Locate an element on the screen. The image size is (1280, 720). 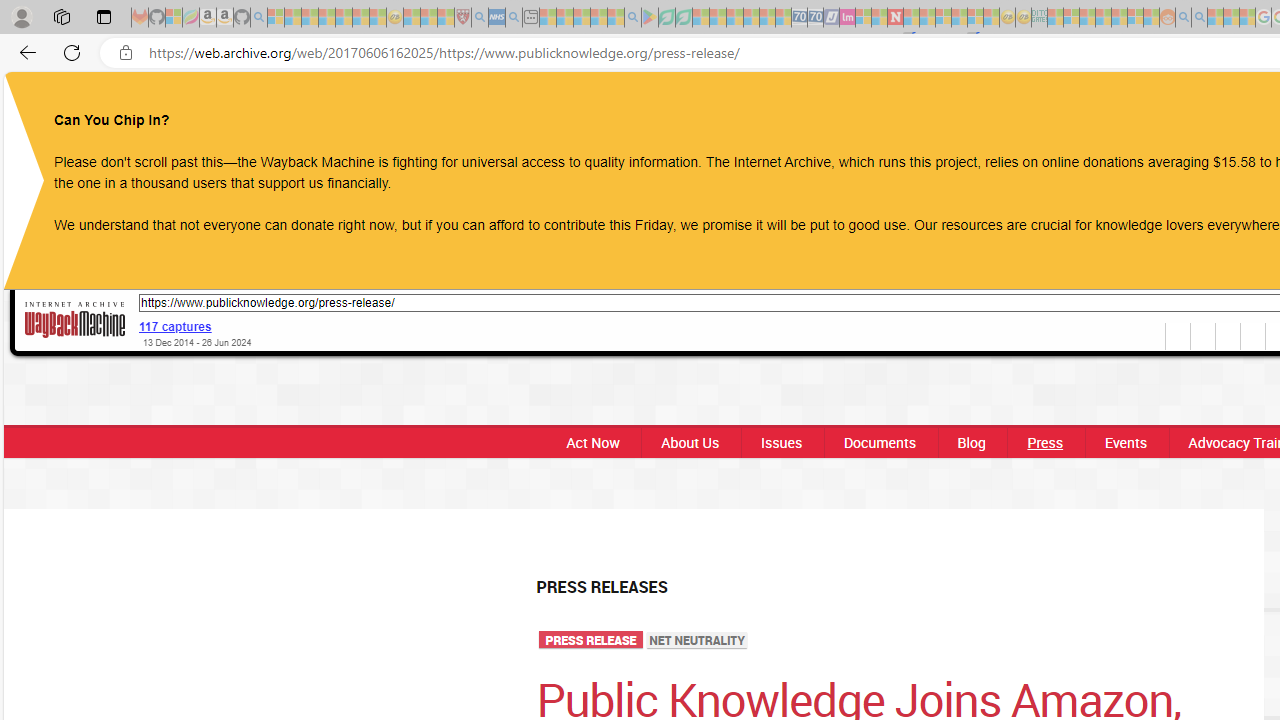
'Issues' is located at coordinates (779, 441).